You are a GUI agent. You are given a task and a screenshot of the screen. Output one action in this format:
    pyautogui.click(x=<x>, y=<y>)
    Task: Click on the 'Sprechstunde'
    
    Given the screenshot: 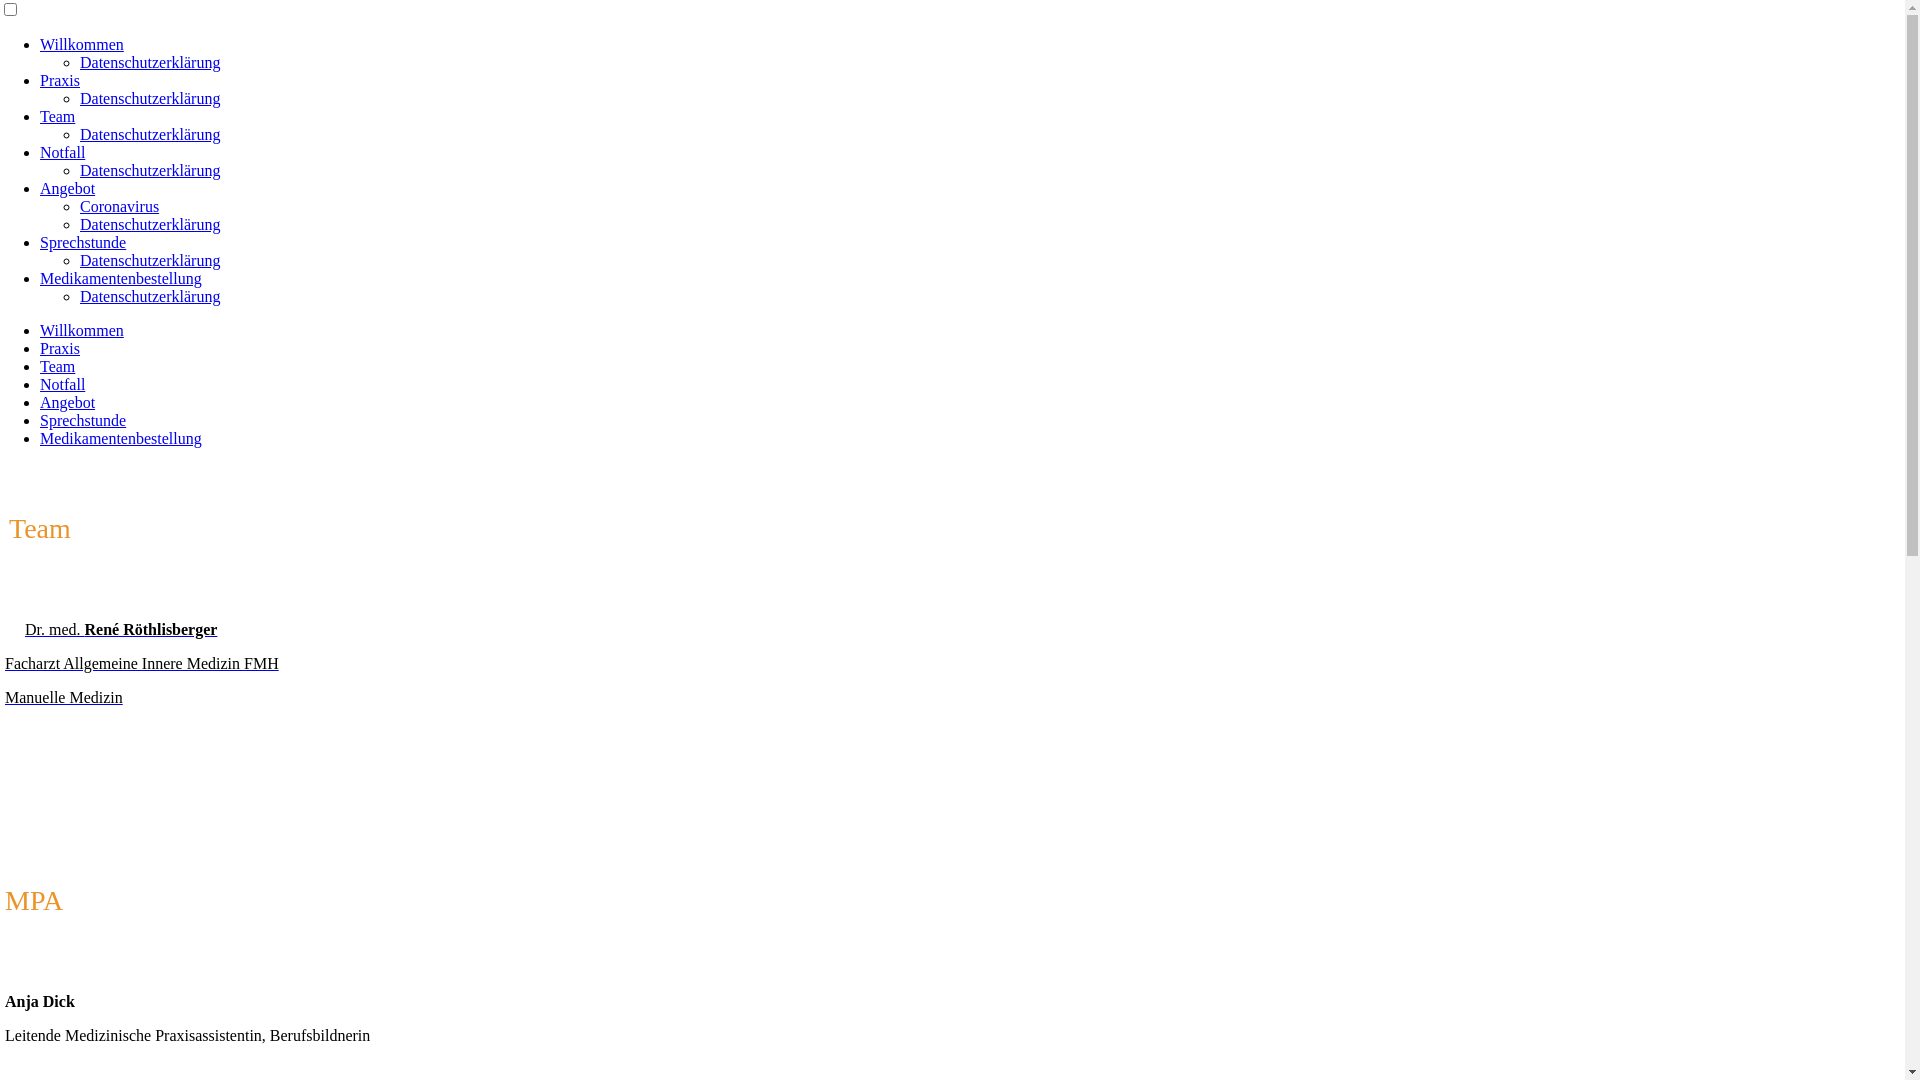 What is the action you would take?
    pyautogui.click(x=81, y=241)
    